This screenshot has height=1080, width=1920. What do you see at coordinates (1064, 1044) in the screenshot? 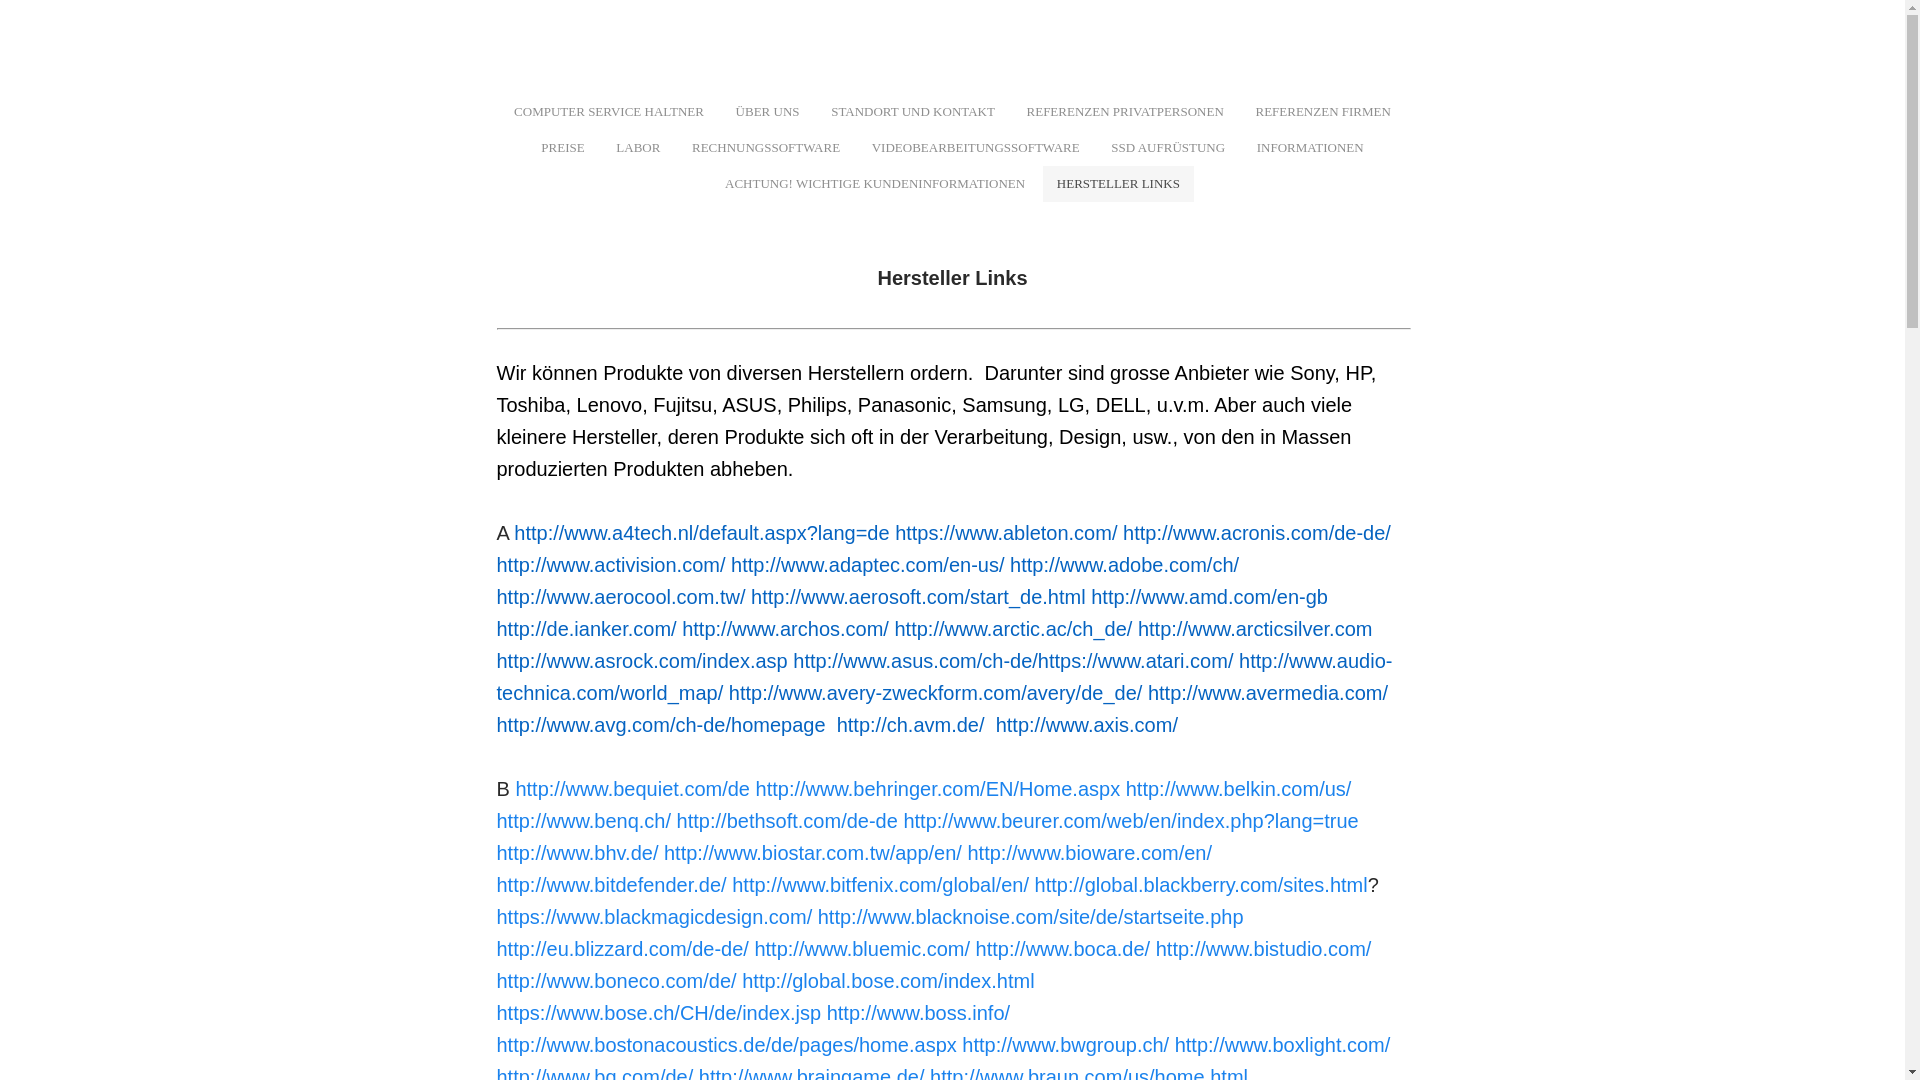
I see `'http://www.bwgroup.ch/'` at bounding box center [1064, 1044].